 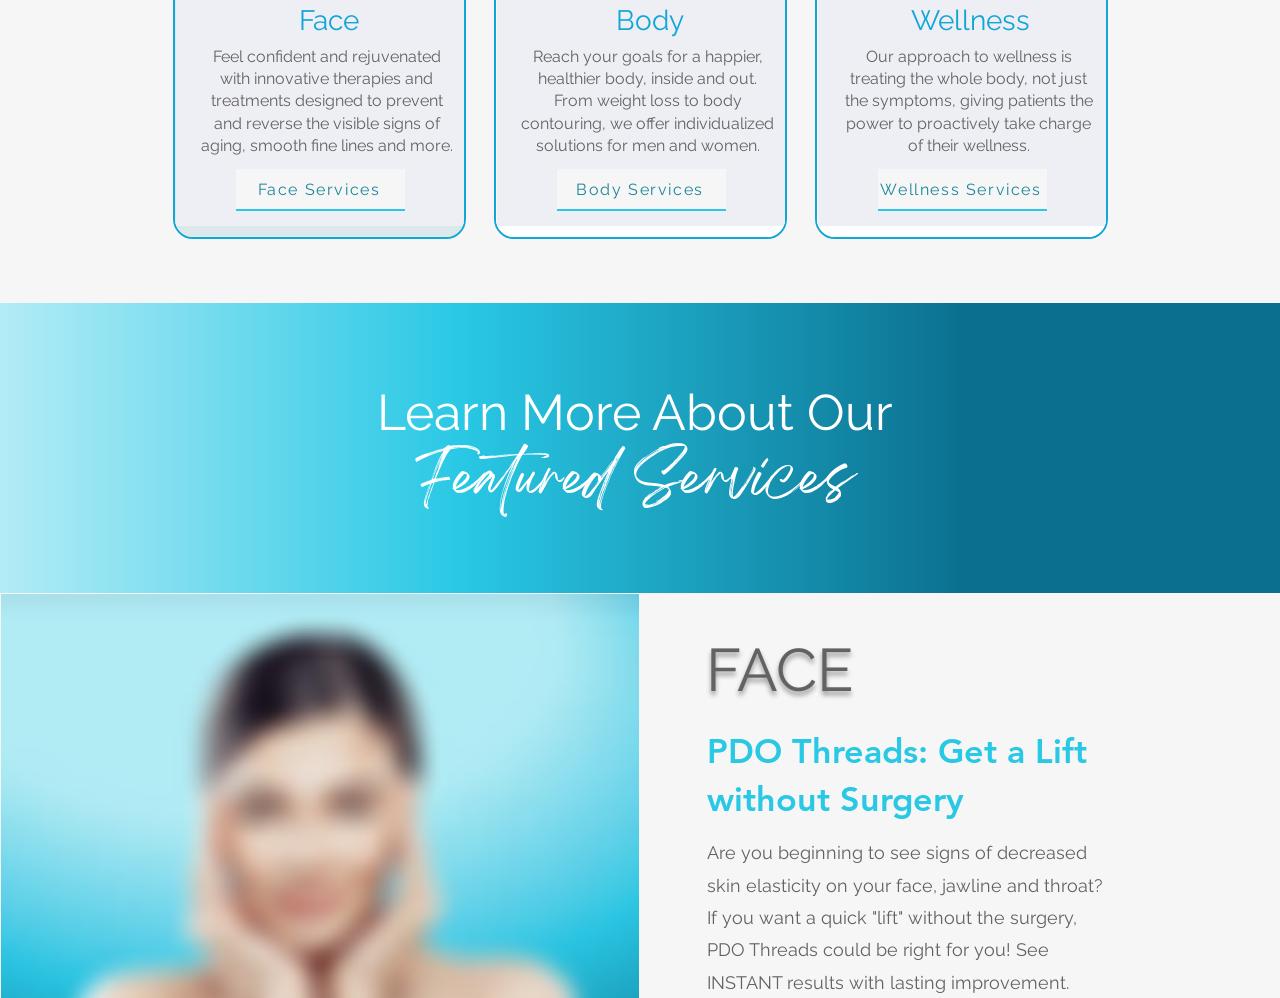 What do you see at coordinates (326, 100) in the screenshot?
I see `'Feel confident and rejuvenated with innovative therapies and treatments designed to prevent and reverse the visible signs of aging, smooth fine lines and more.'` at bounding box center [326, 100].